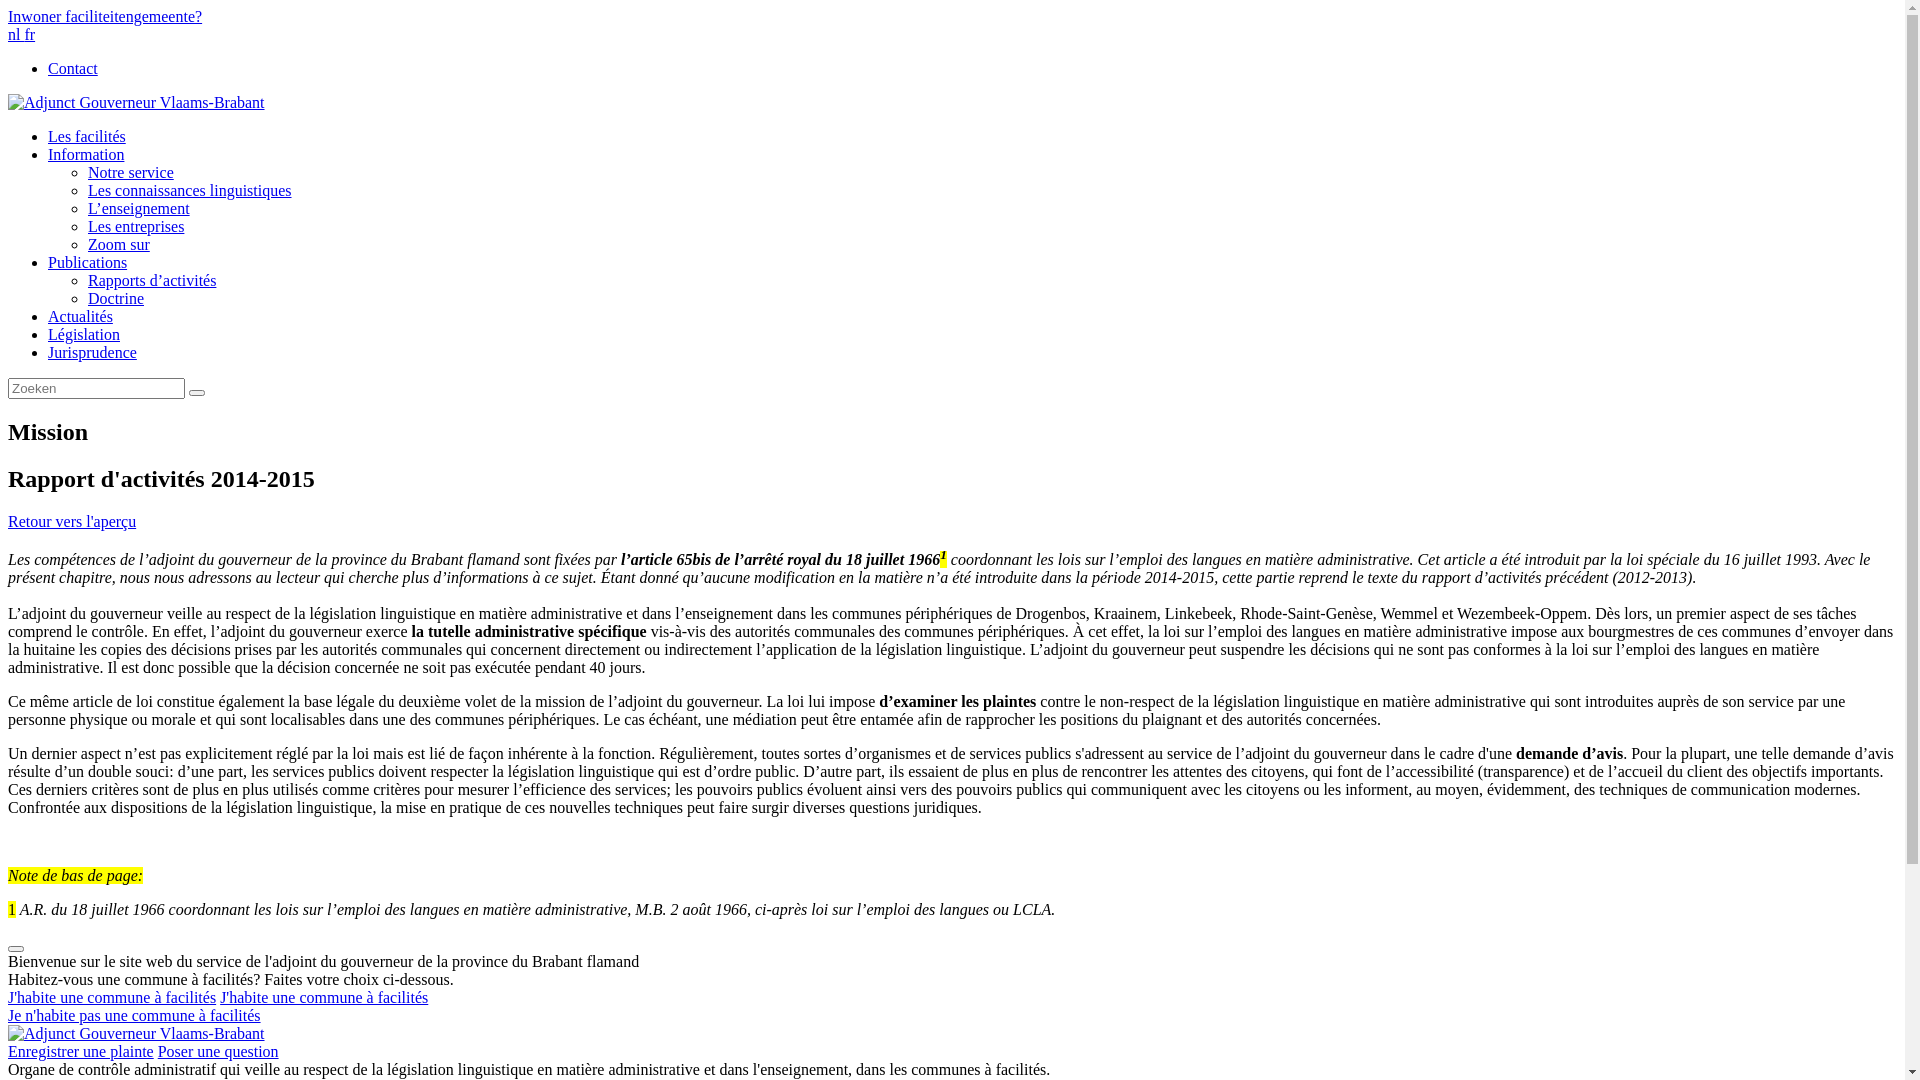 Image resolution: width=1920 pixels, height=1080 pixels. I want to click on 'Homepage', so click(135, 102).